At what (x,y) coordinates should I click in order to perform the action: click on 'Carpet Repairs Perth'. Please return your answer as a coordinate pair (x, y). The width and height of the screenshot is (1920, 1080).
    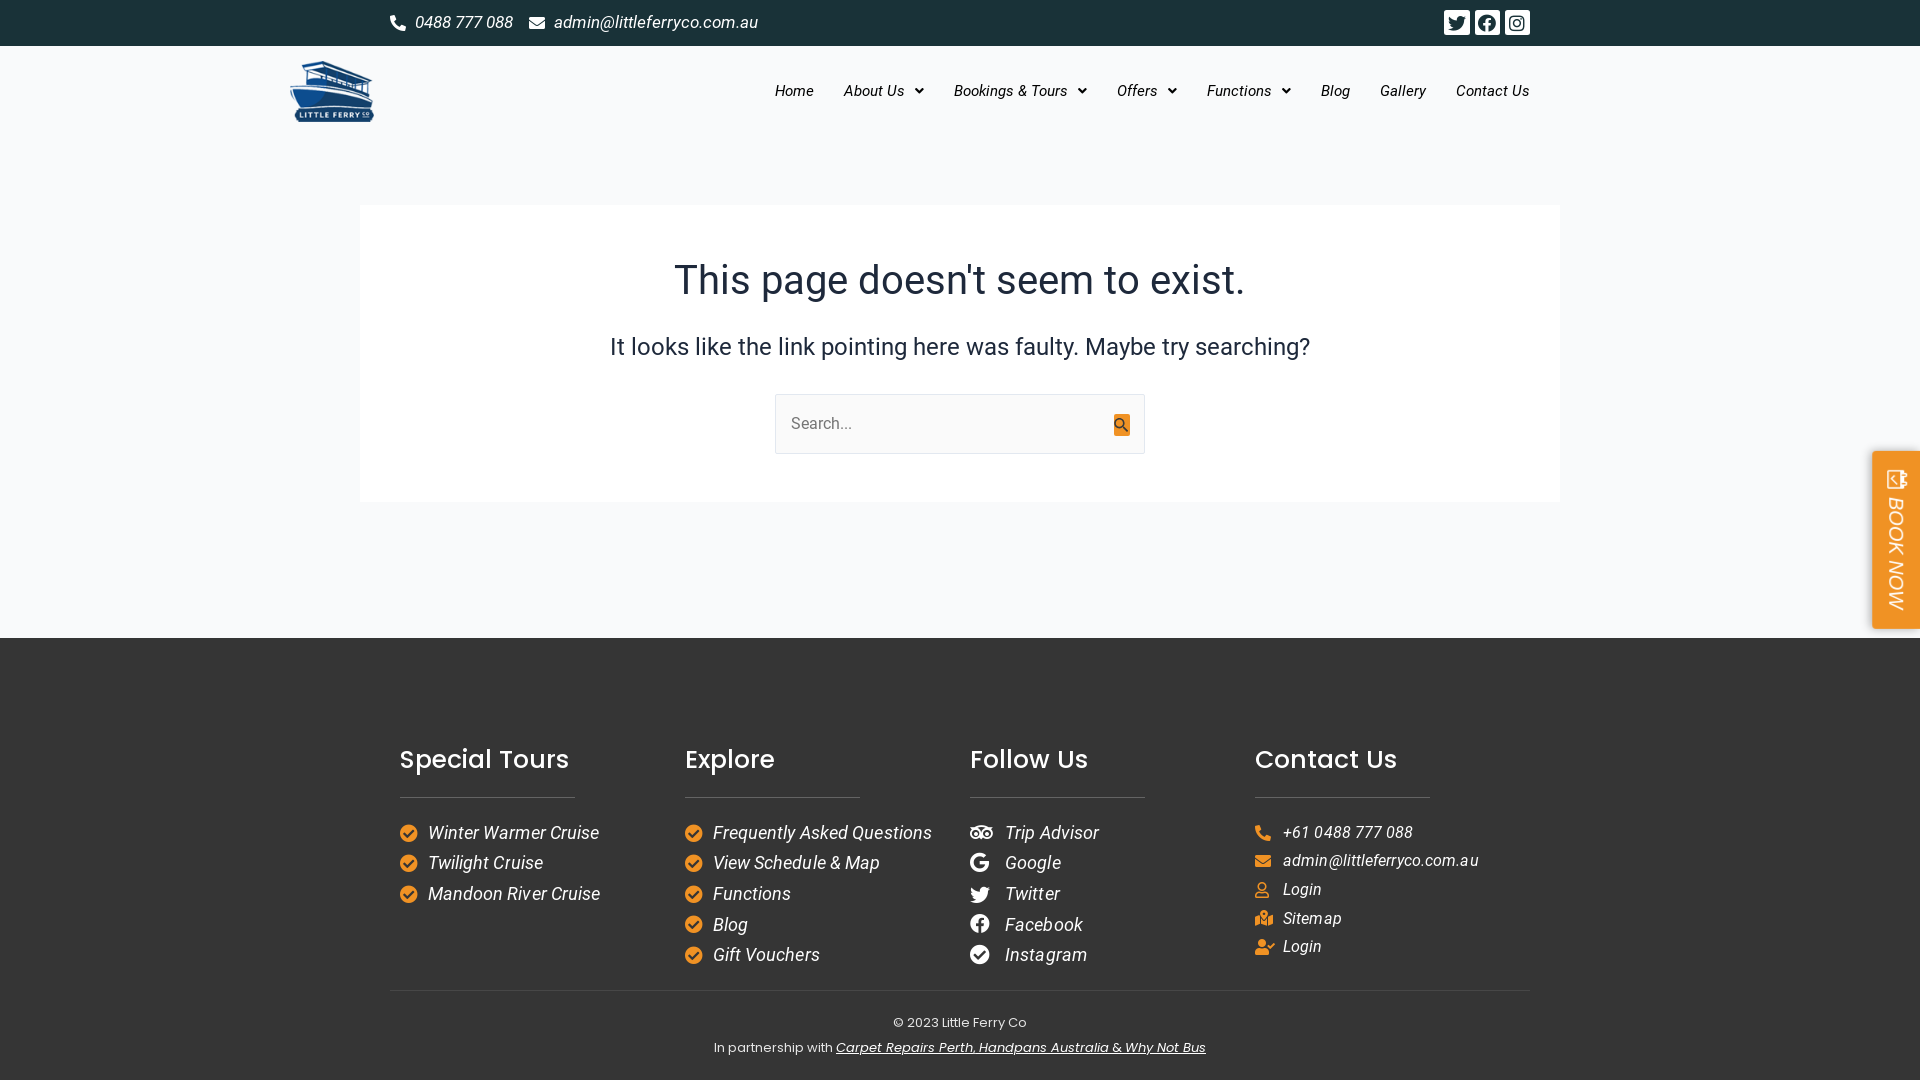
    Looking at the image, I should click on (903, 1046).